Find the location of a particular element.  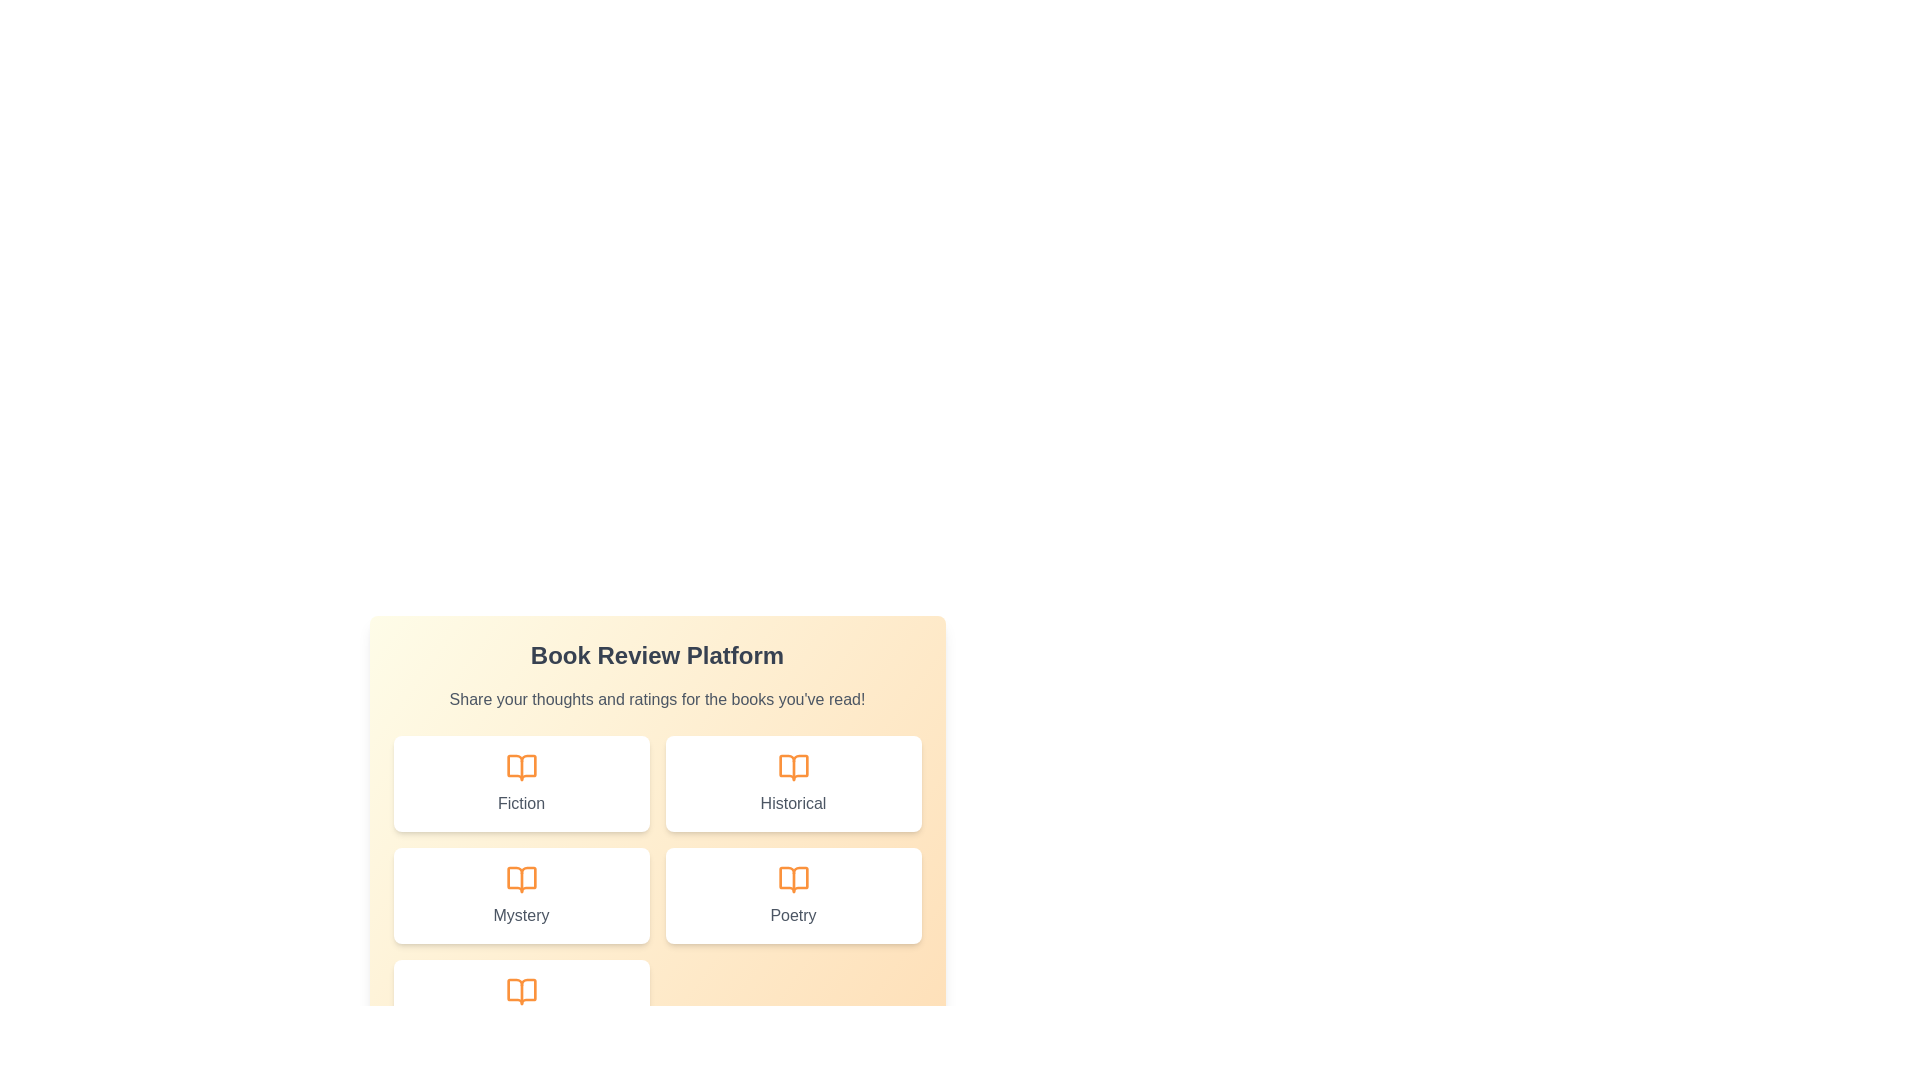

the 'Poetry' category label located in the bottom-right cell of the grid, which is part of a white card component on the book review platform is located at coordinates (792, 915).